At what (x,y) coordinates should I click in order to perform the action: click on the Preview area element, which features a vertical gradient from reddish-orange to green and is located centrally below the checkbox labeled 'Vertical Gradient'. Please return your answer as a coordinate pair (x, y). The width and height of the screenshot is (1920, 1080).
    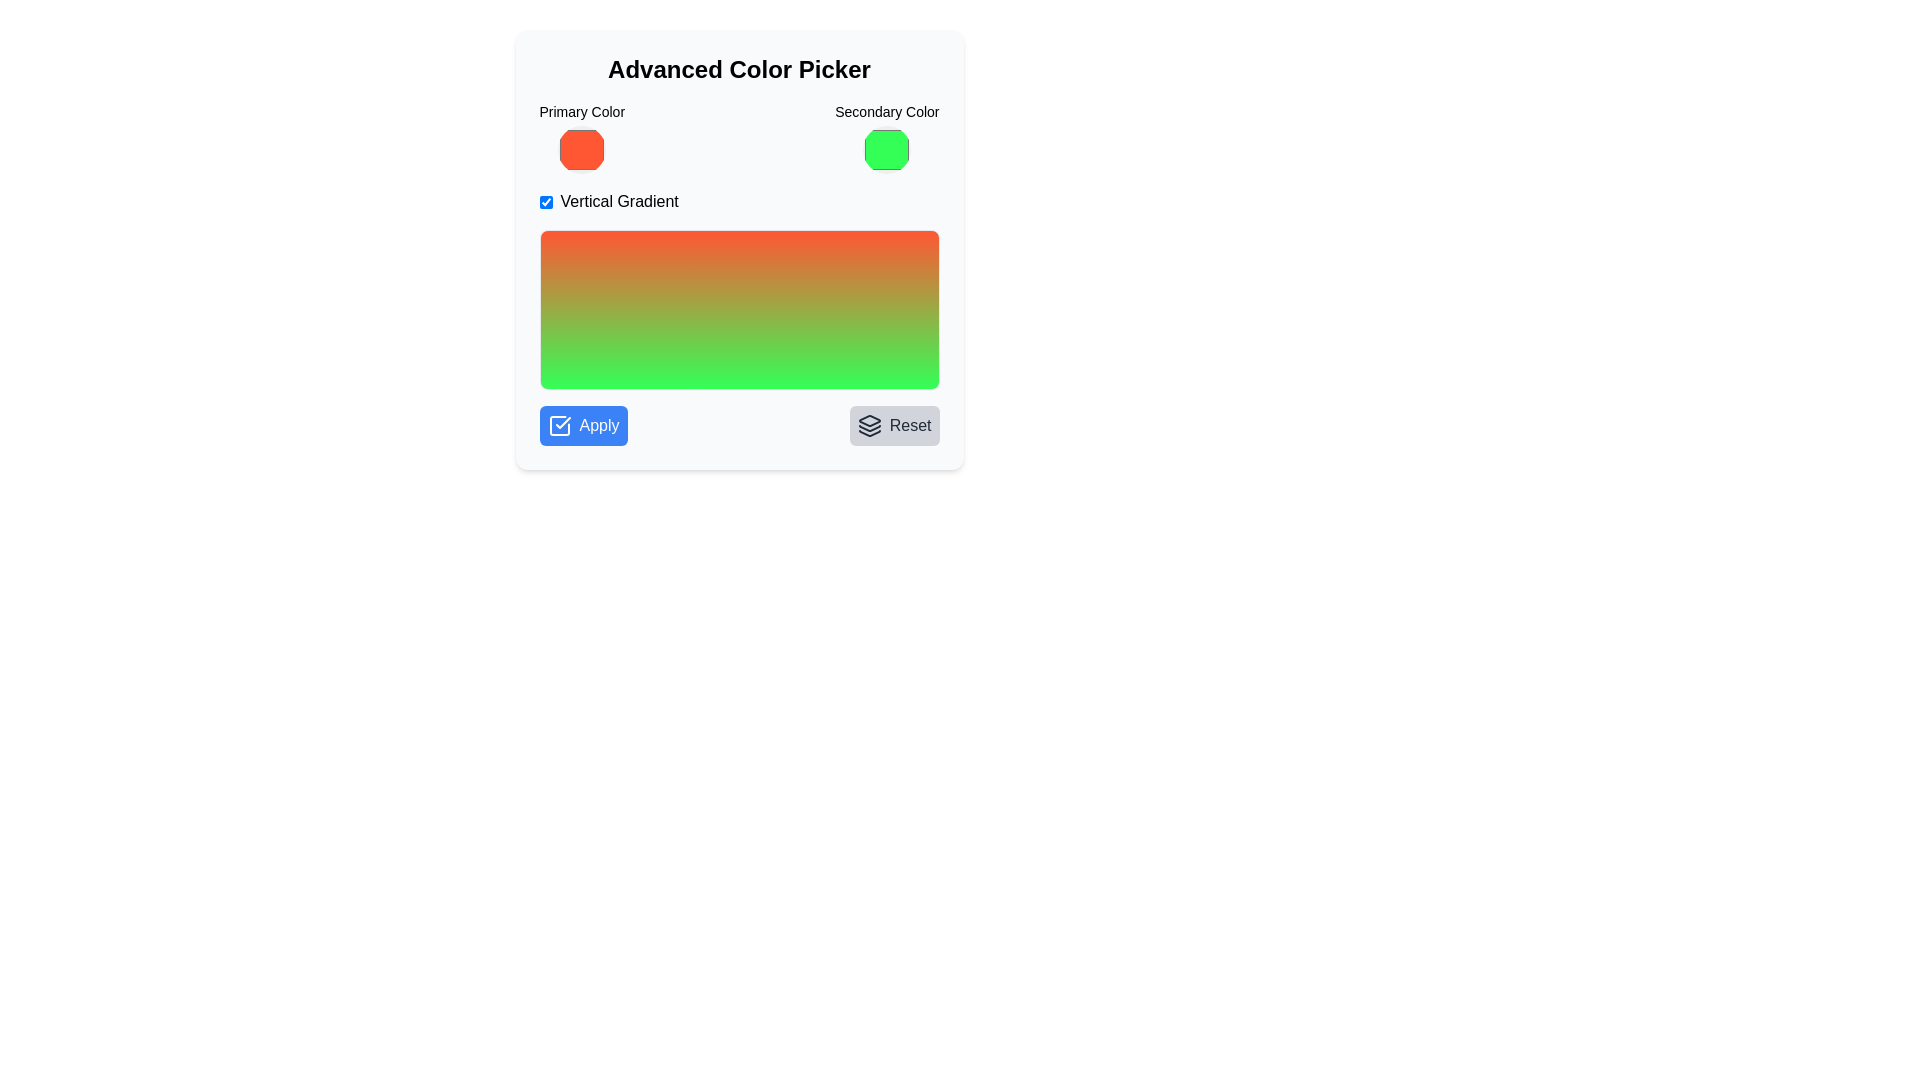
    Looking at the image, I should click on (738, 309).